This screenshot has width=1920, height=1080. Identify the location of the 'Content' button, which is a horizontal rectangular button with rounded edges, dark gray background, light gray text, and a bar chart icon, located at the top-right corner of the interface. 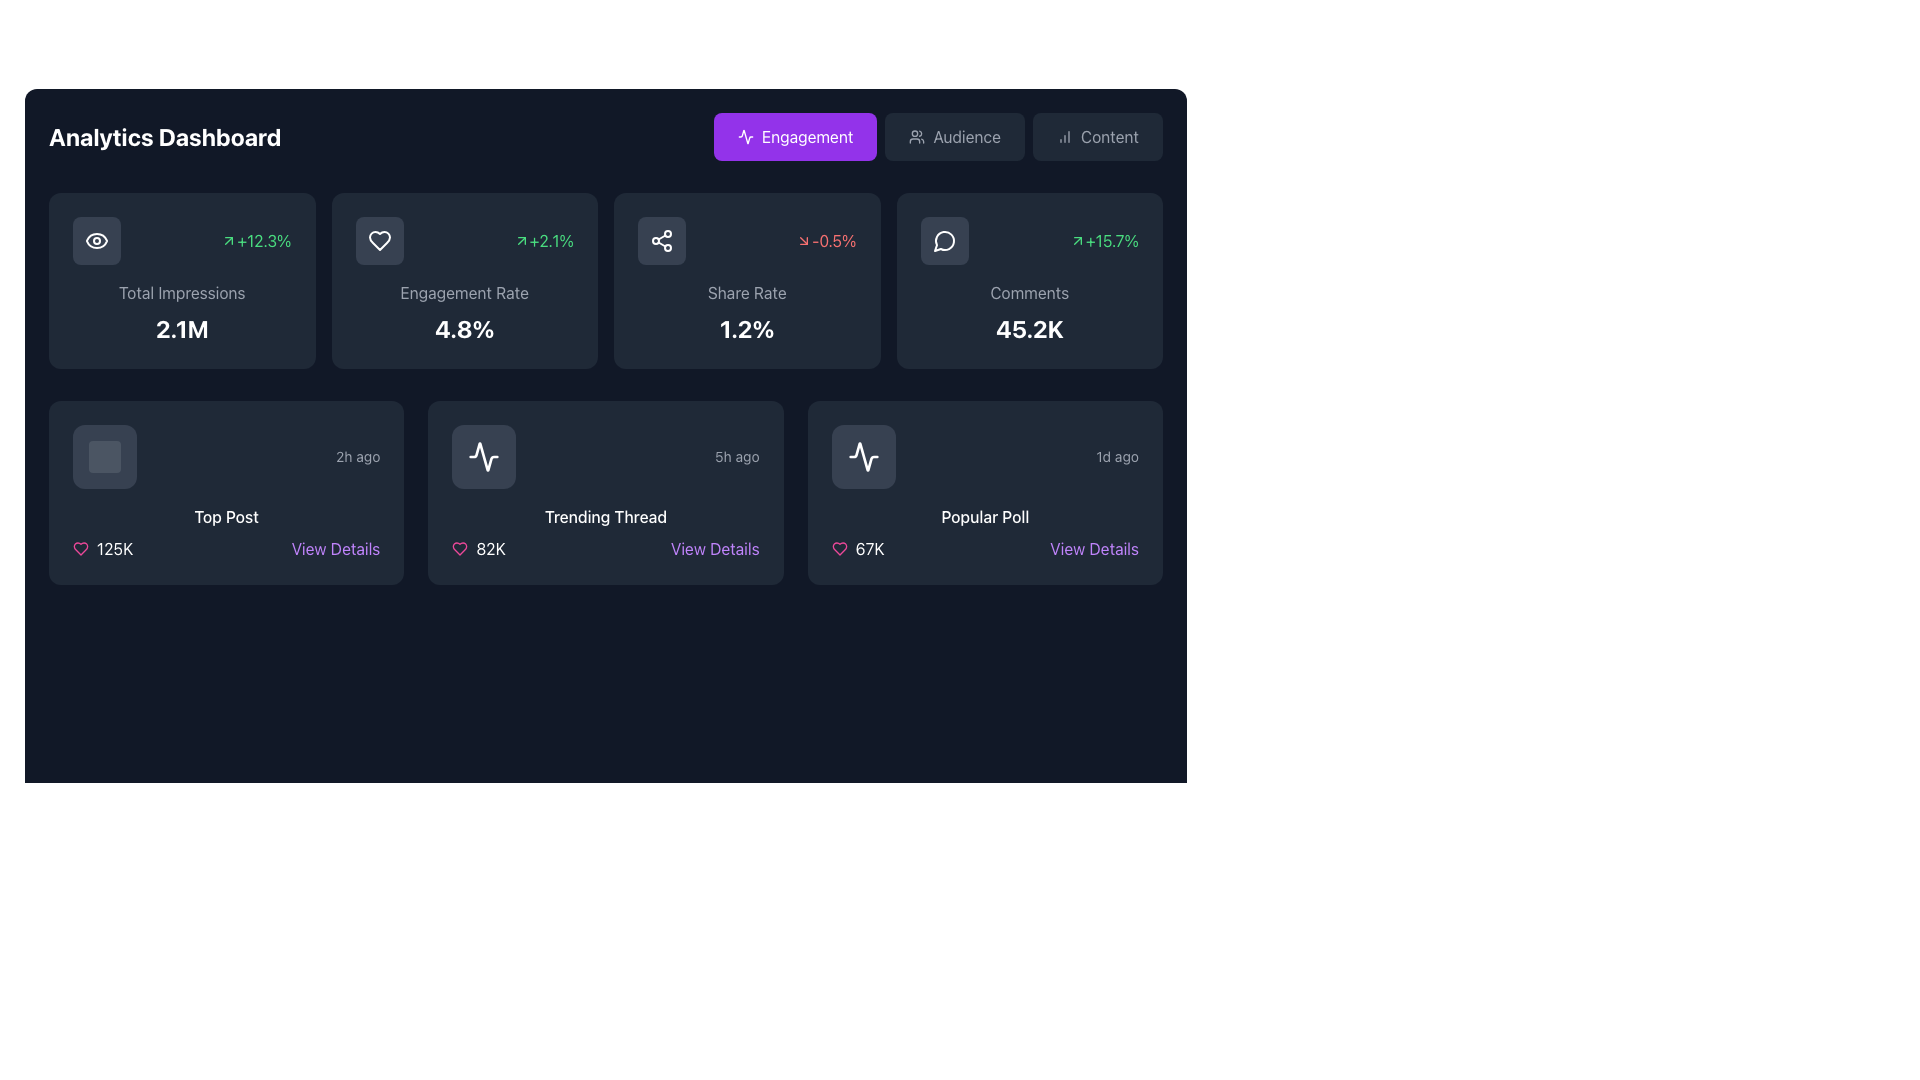
(1097, 136).